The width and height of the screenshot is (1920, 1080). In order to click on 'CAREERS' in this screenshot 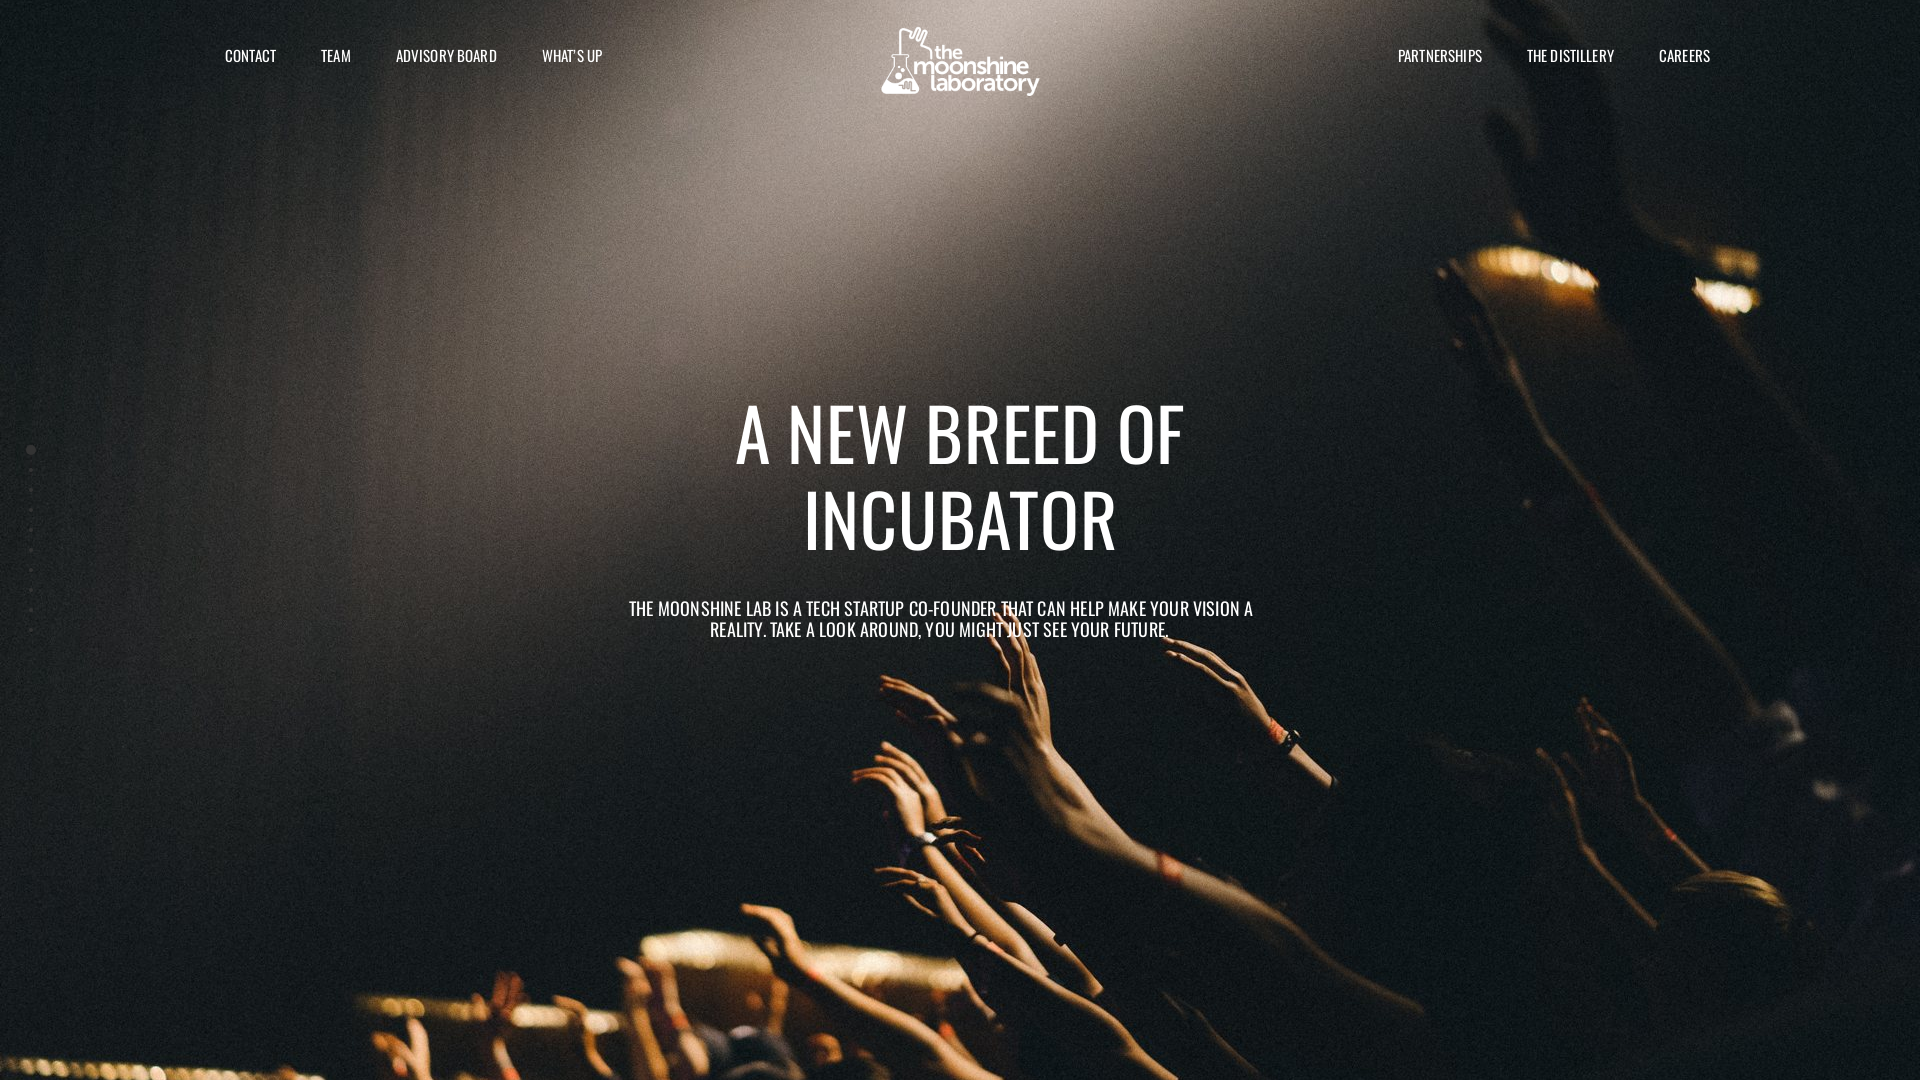, I will do `click(1676, 59)`.